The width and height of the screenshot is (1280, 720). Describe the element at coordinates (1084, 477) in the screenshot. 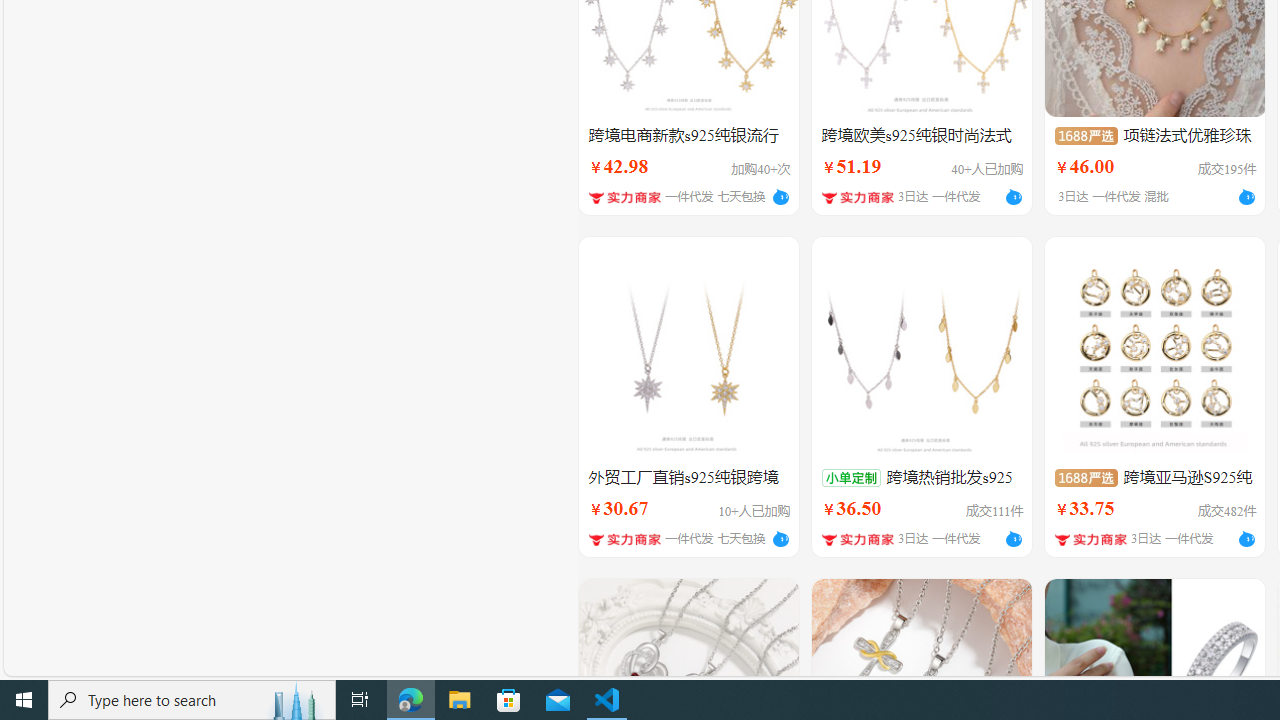

I see `'Class: icon'` at that location.